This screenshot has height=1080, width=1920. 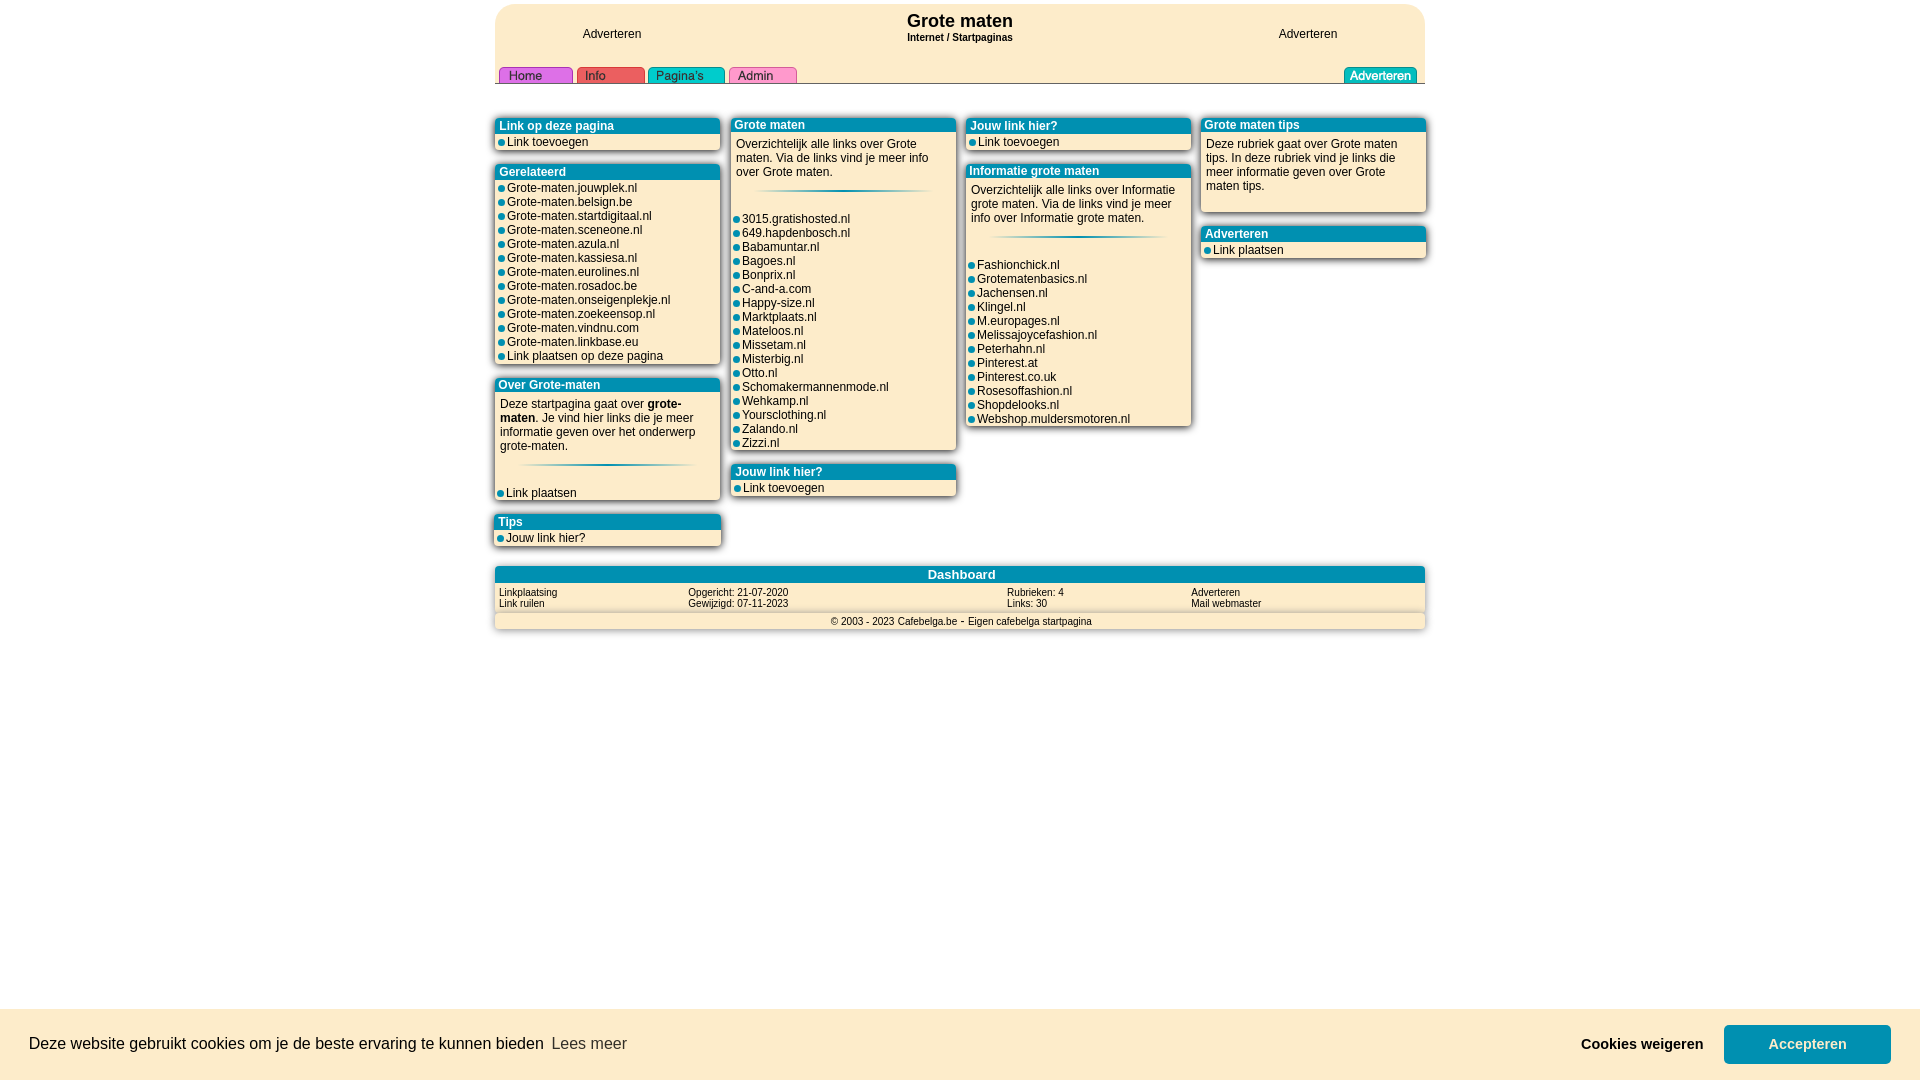 What do you see at coordinates (570, 188) in the screenshot?
I see `'Grote-maten.jouwplek.nl'` at bounding box center [570, 188].